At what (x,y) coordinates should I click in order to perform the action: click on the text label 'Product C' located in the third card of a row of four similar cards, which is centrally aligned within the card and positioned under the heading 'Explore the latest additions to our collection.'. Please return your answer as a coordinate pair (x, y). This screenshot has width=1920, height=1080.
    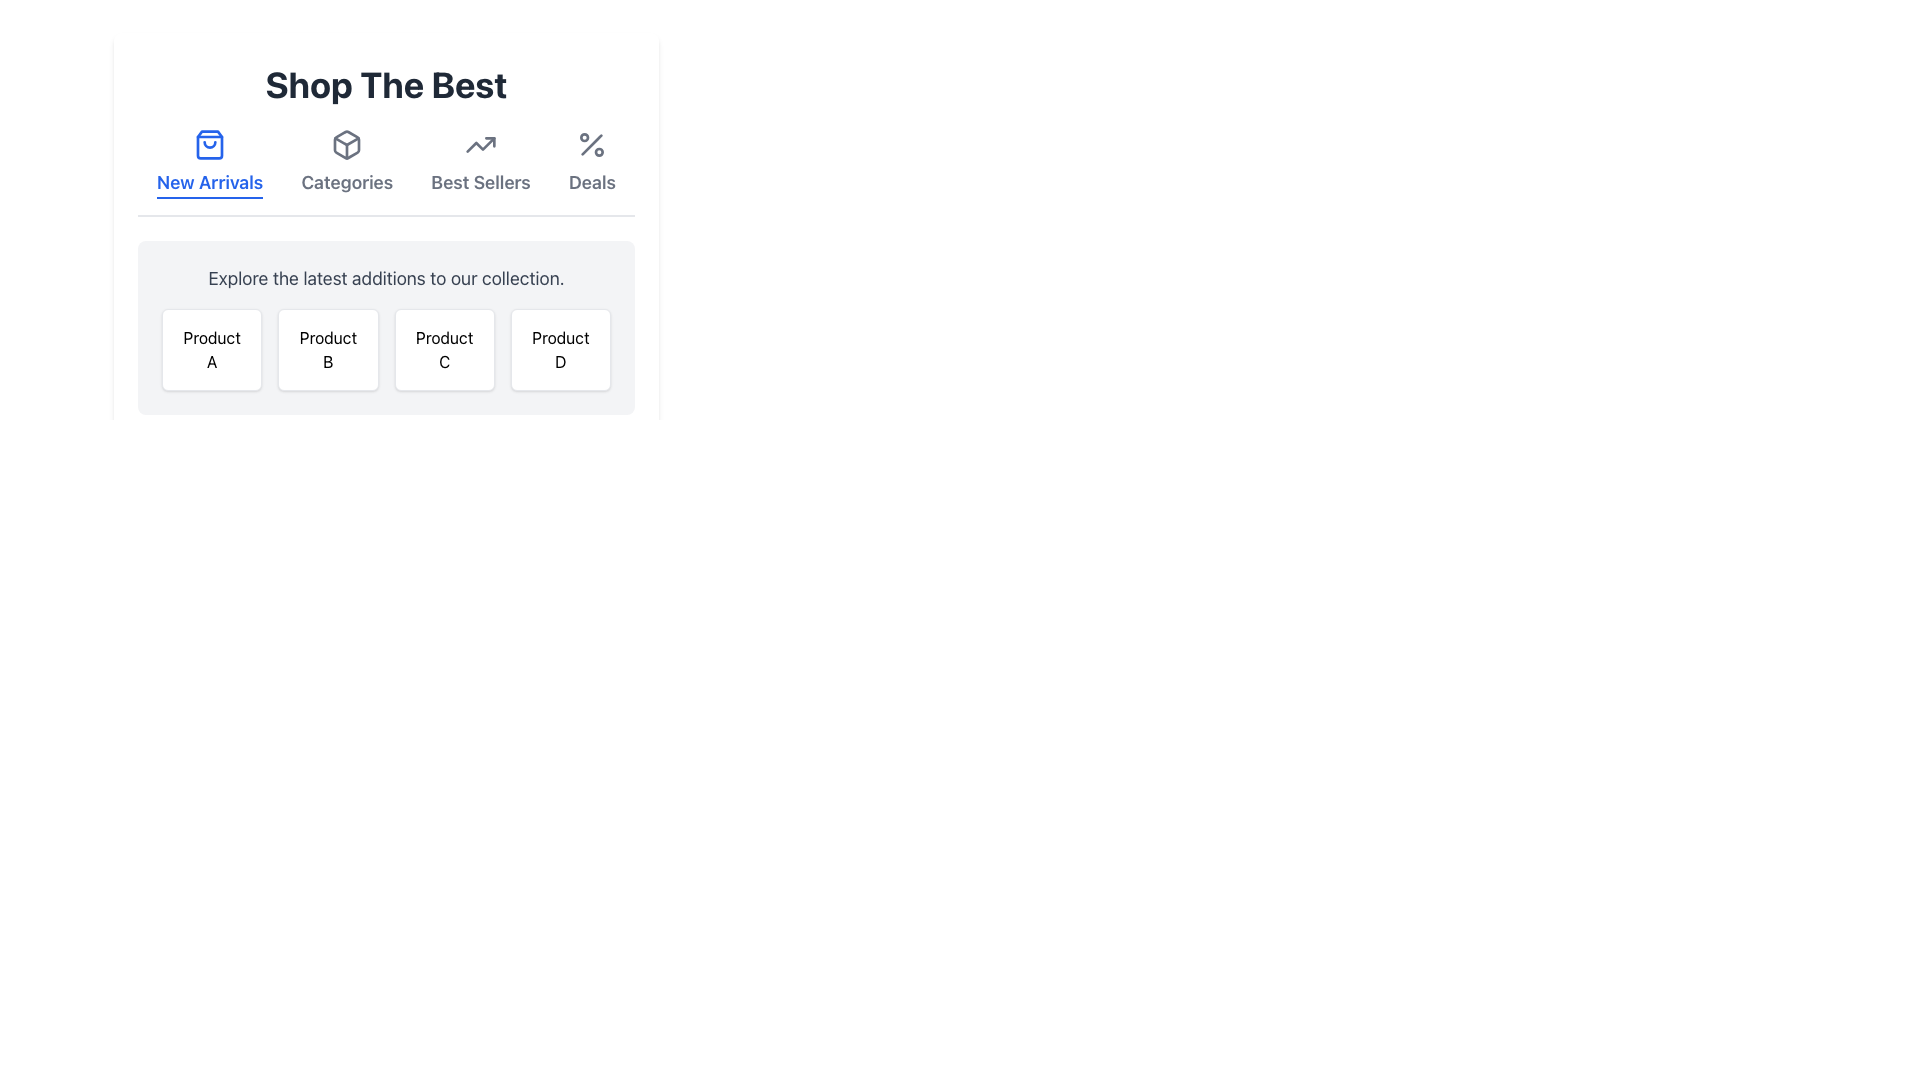
    Looking at the image, I should click on (443, 349).